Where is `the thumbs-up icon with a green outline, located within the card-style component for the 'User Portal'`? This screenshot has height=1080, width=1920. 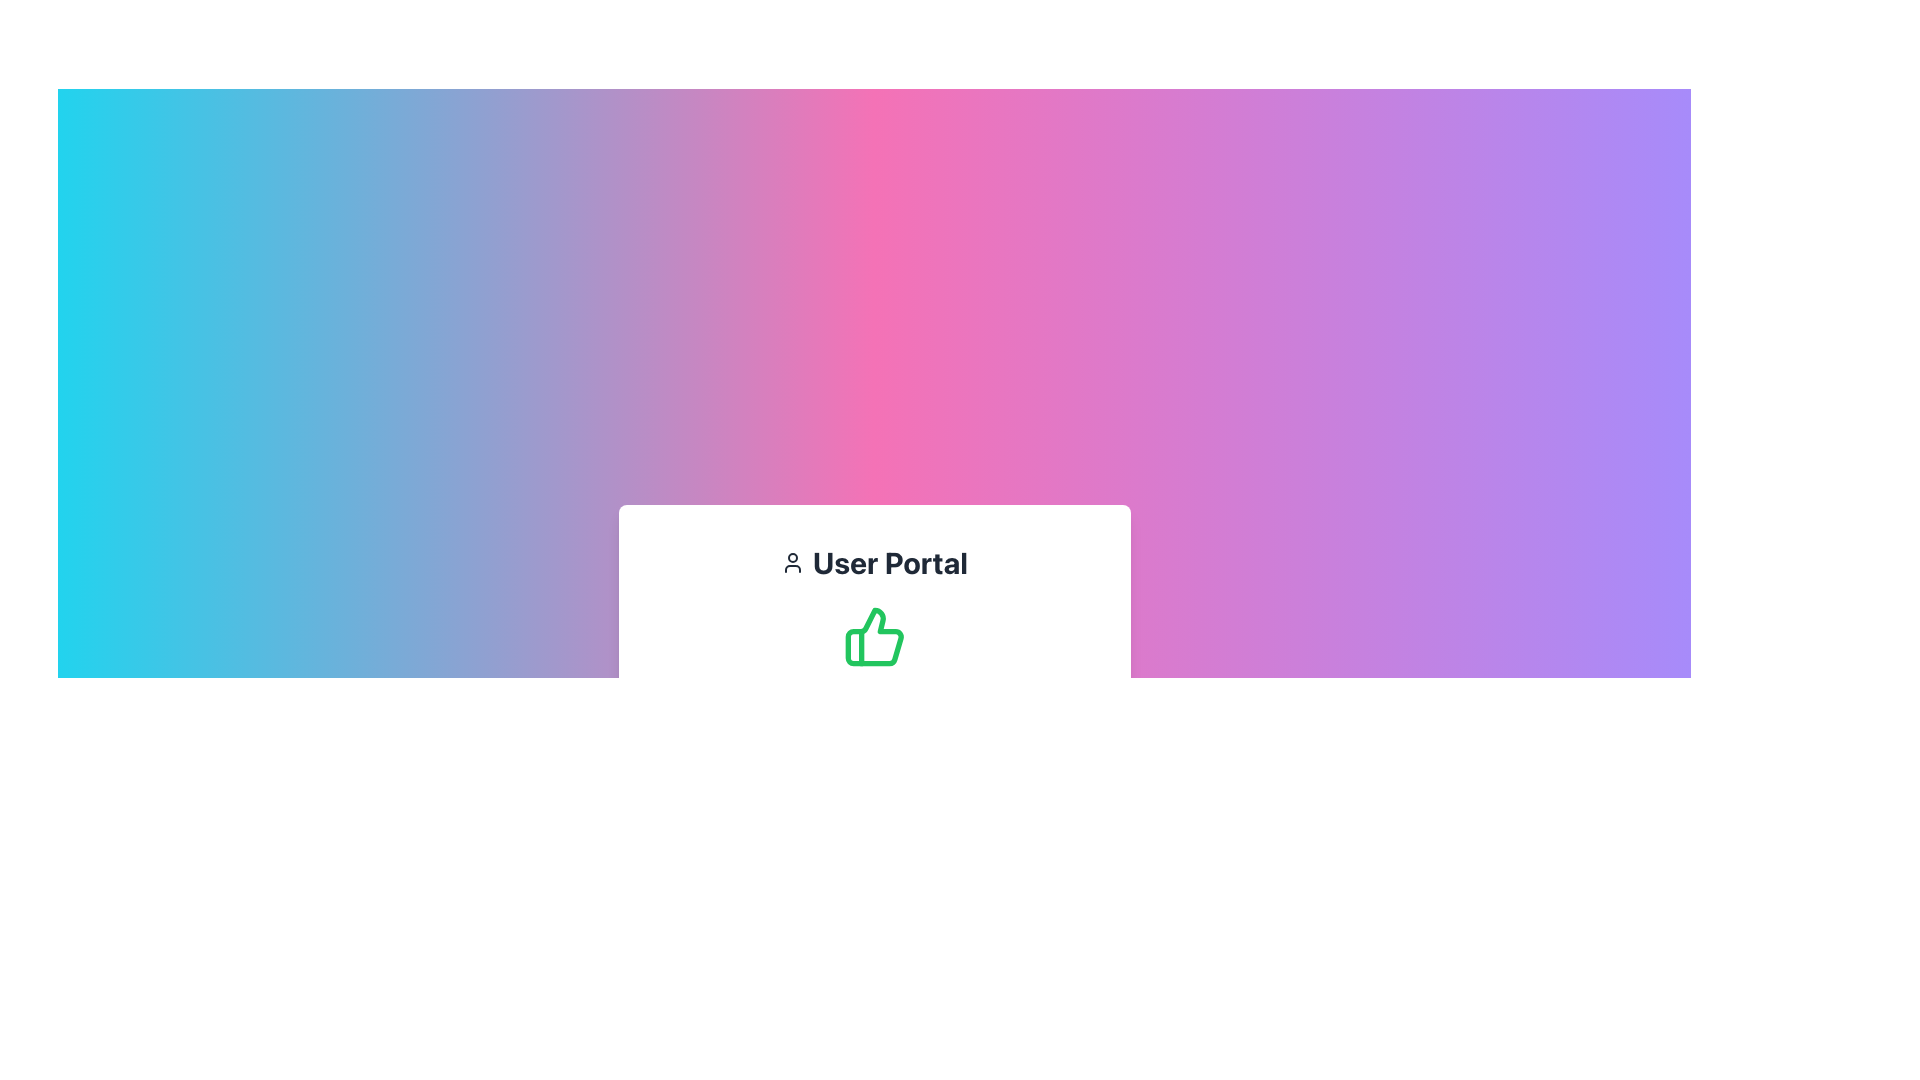 the thumbs-up icon with a green outline, located within the card-style component for the 'User Portal' is located at coordinates (874, 627).